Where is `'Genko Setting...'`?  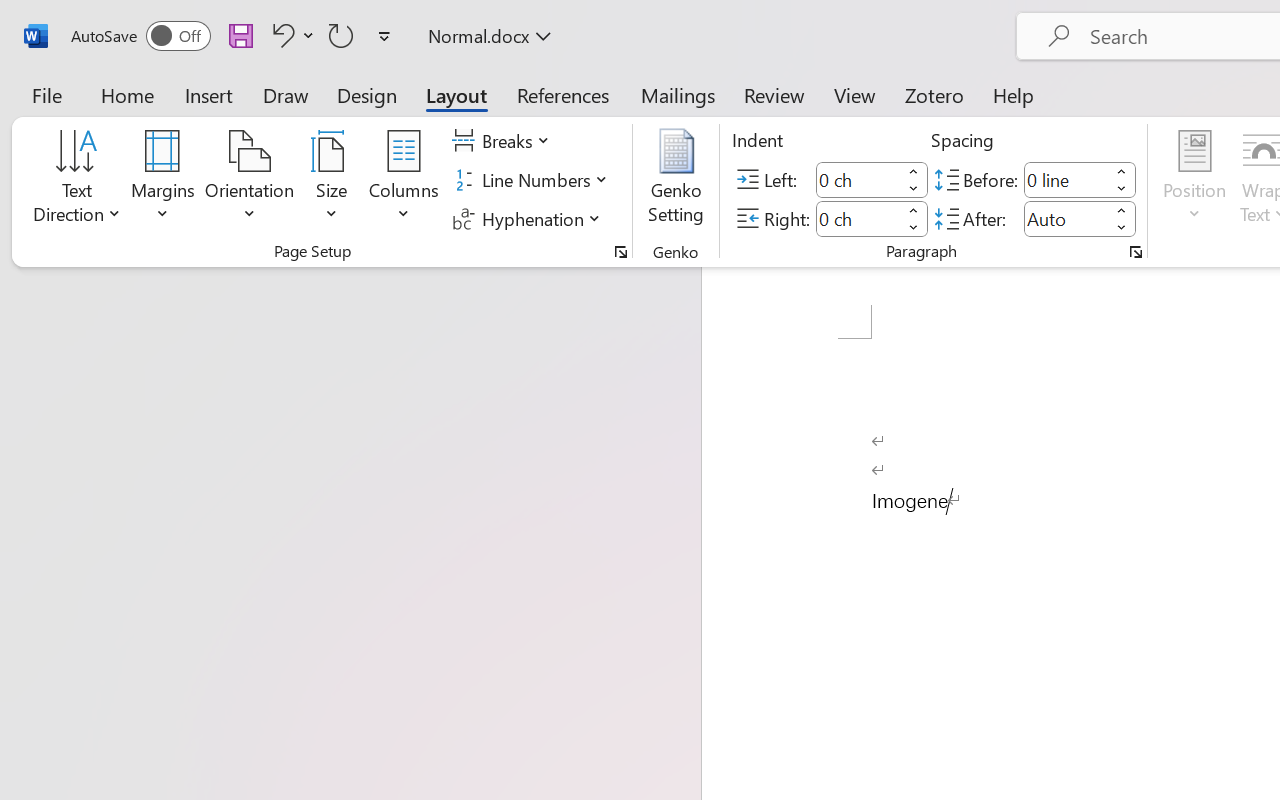
'Genko Setting...' is located at coordinates (676, 179).